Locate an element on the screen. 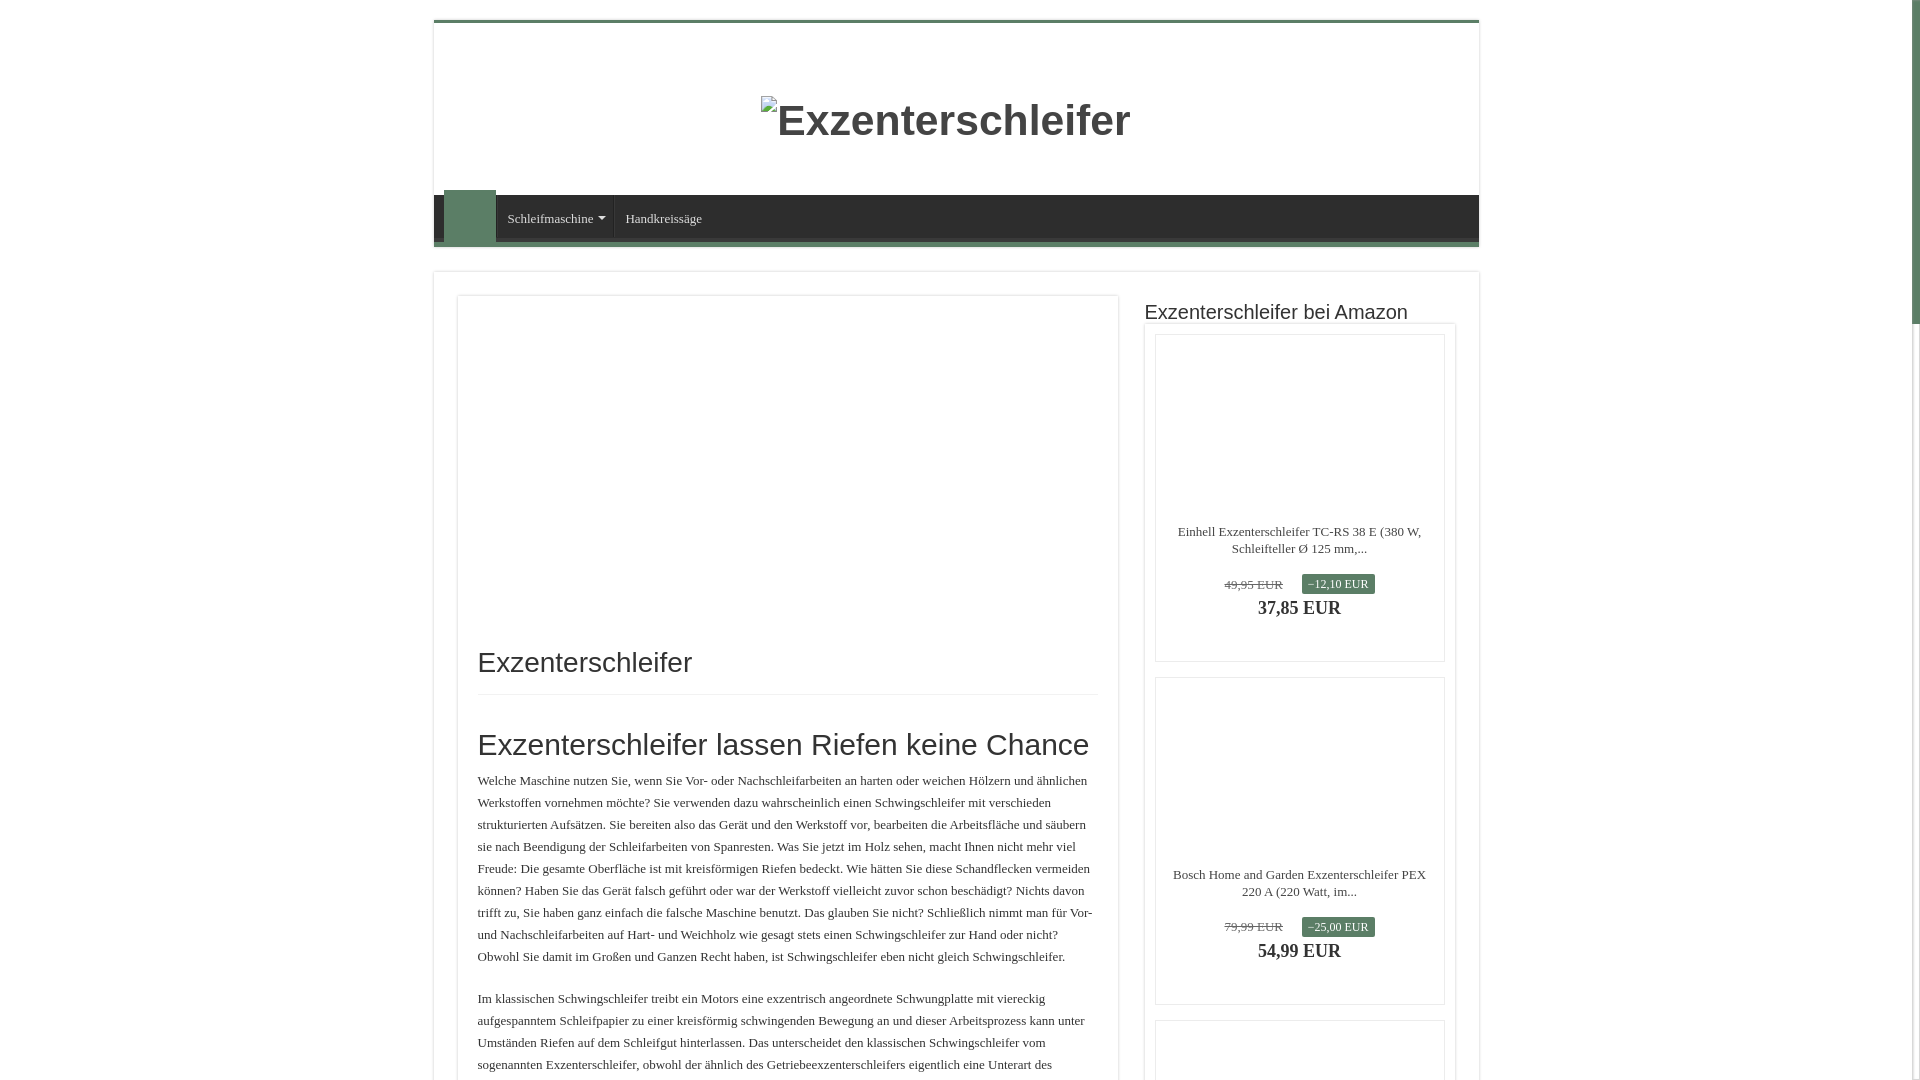  'Bewertungen auf Amazon' is located at coordinates (1300, 503).